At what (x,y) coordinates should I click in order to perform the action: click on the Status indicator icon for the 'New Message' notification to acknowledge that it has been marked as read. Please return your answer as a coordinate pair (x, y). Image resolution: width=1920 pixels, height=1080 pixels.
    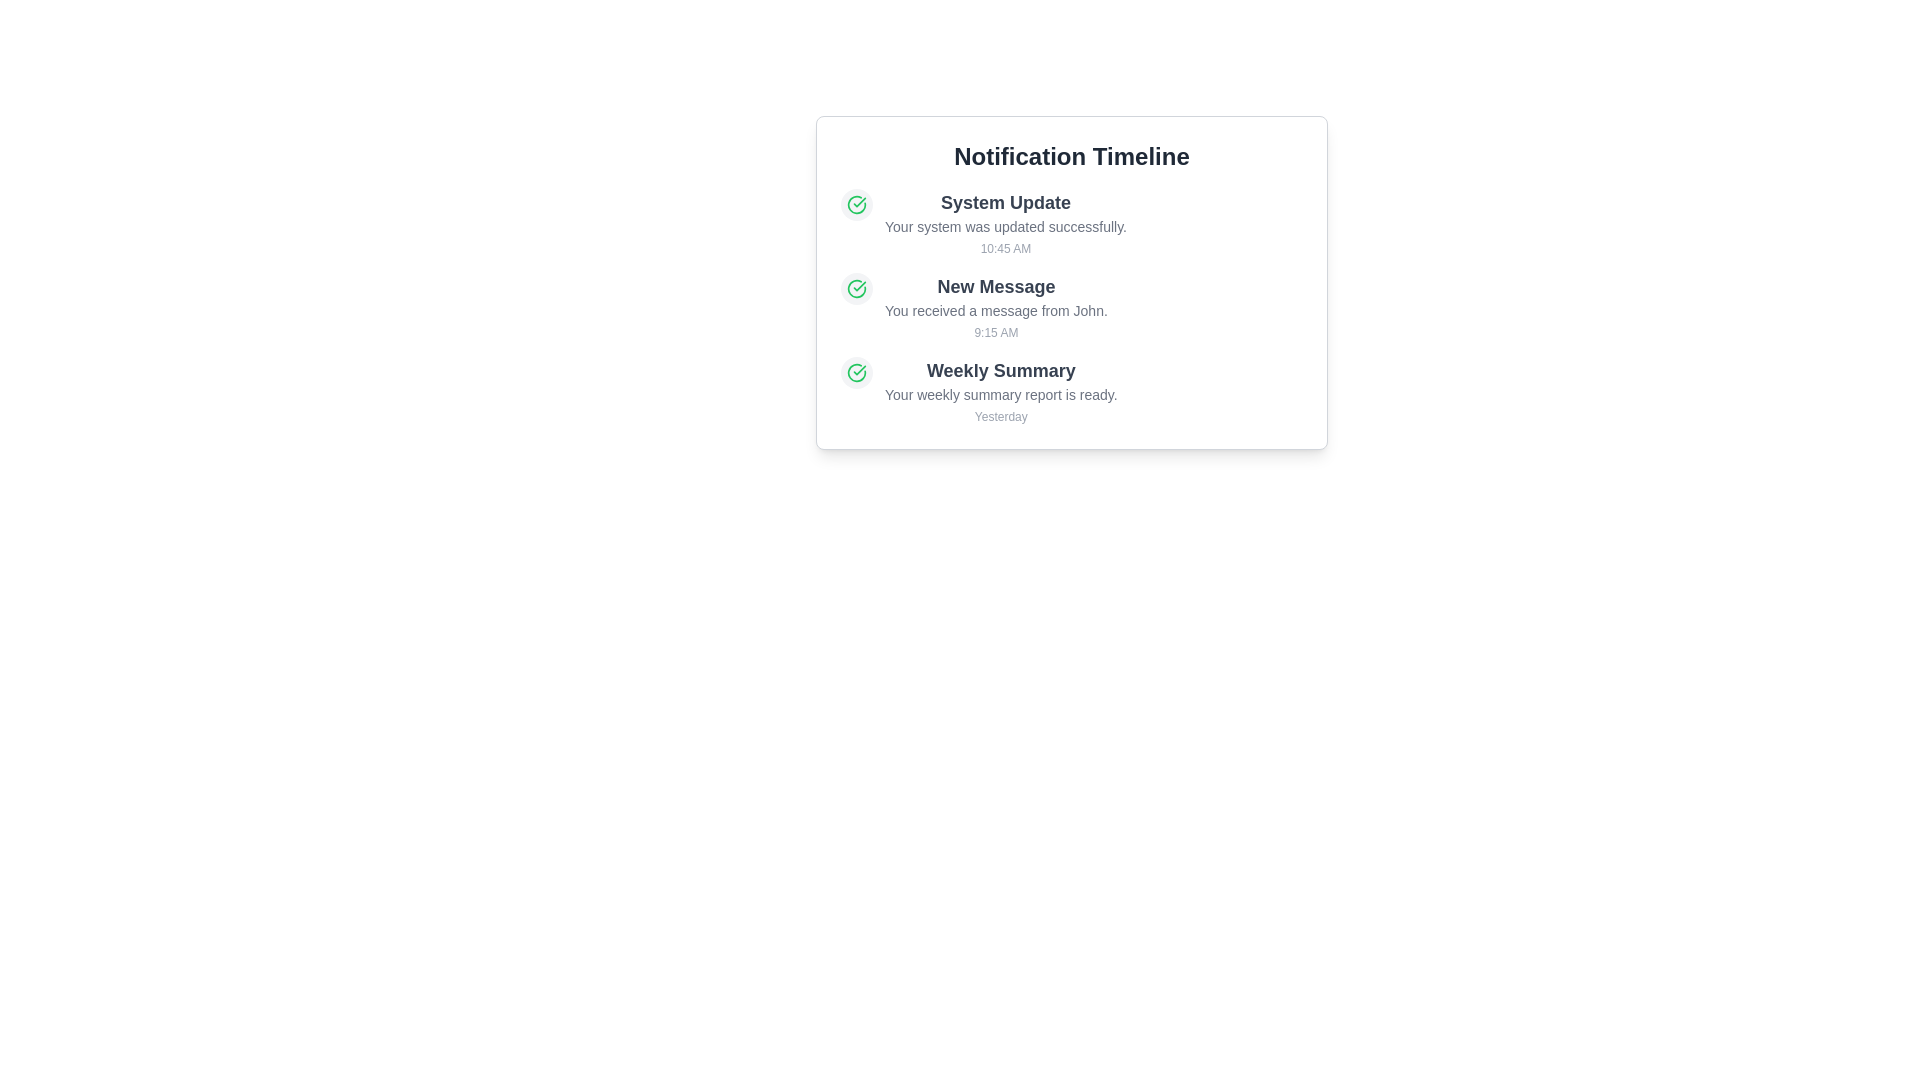
    Looking at the image, I should click on (857, 289).